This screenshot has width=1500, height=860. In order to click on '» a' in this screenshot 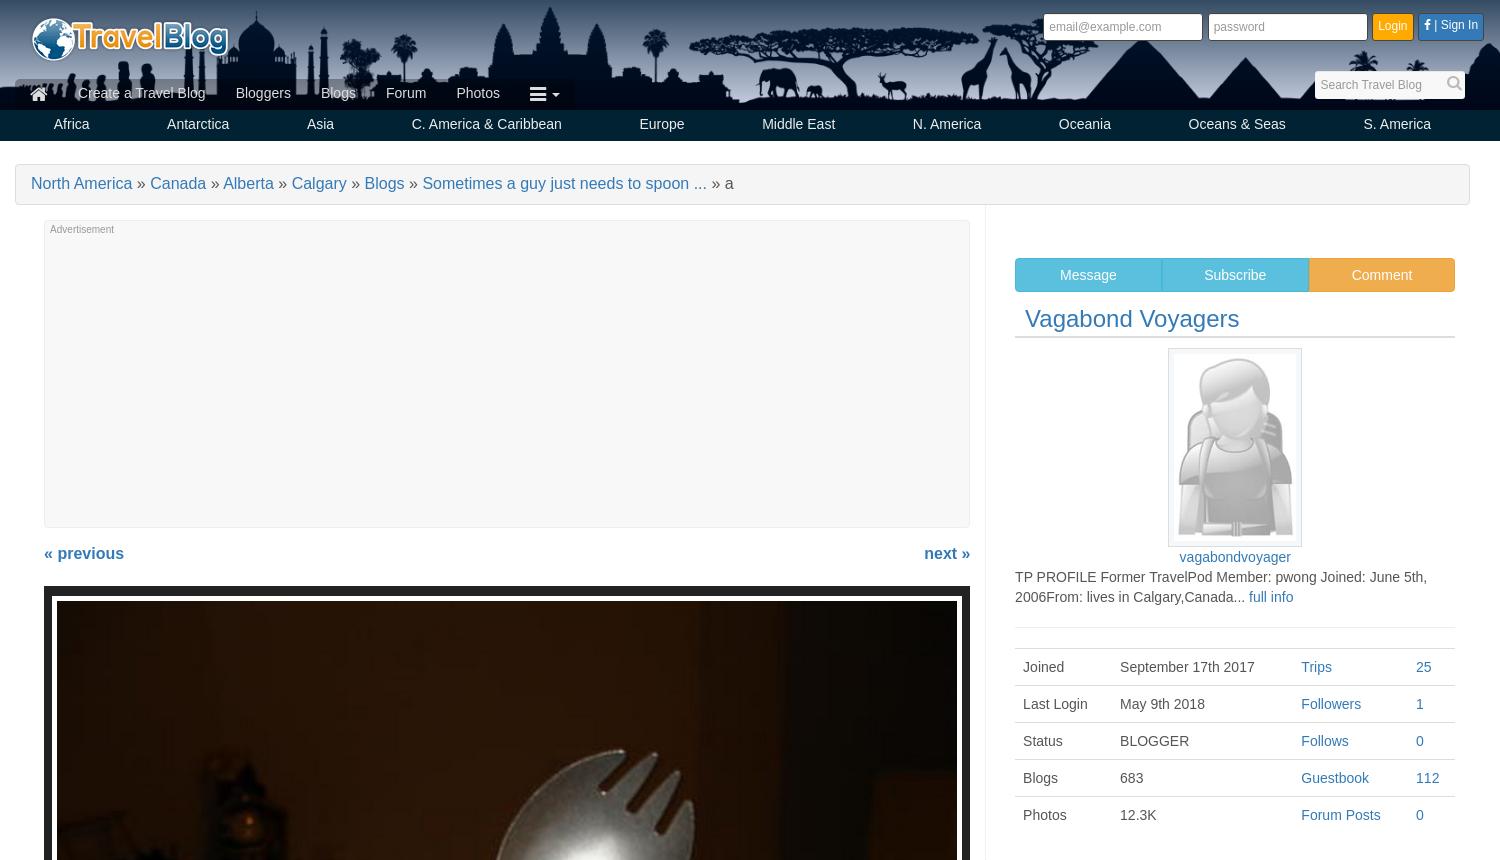, I will do `click(705, 182)`.